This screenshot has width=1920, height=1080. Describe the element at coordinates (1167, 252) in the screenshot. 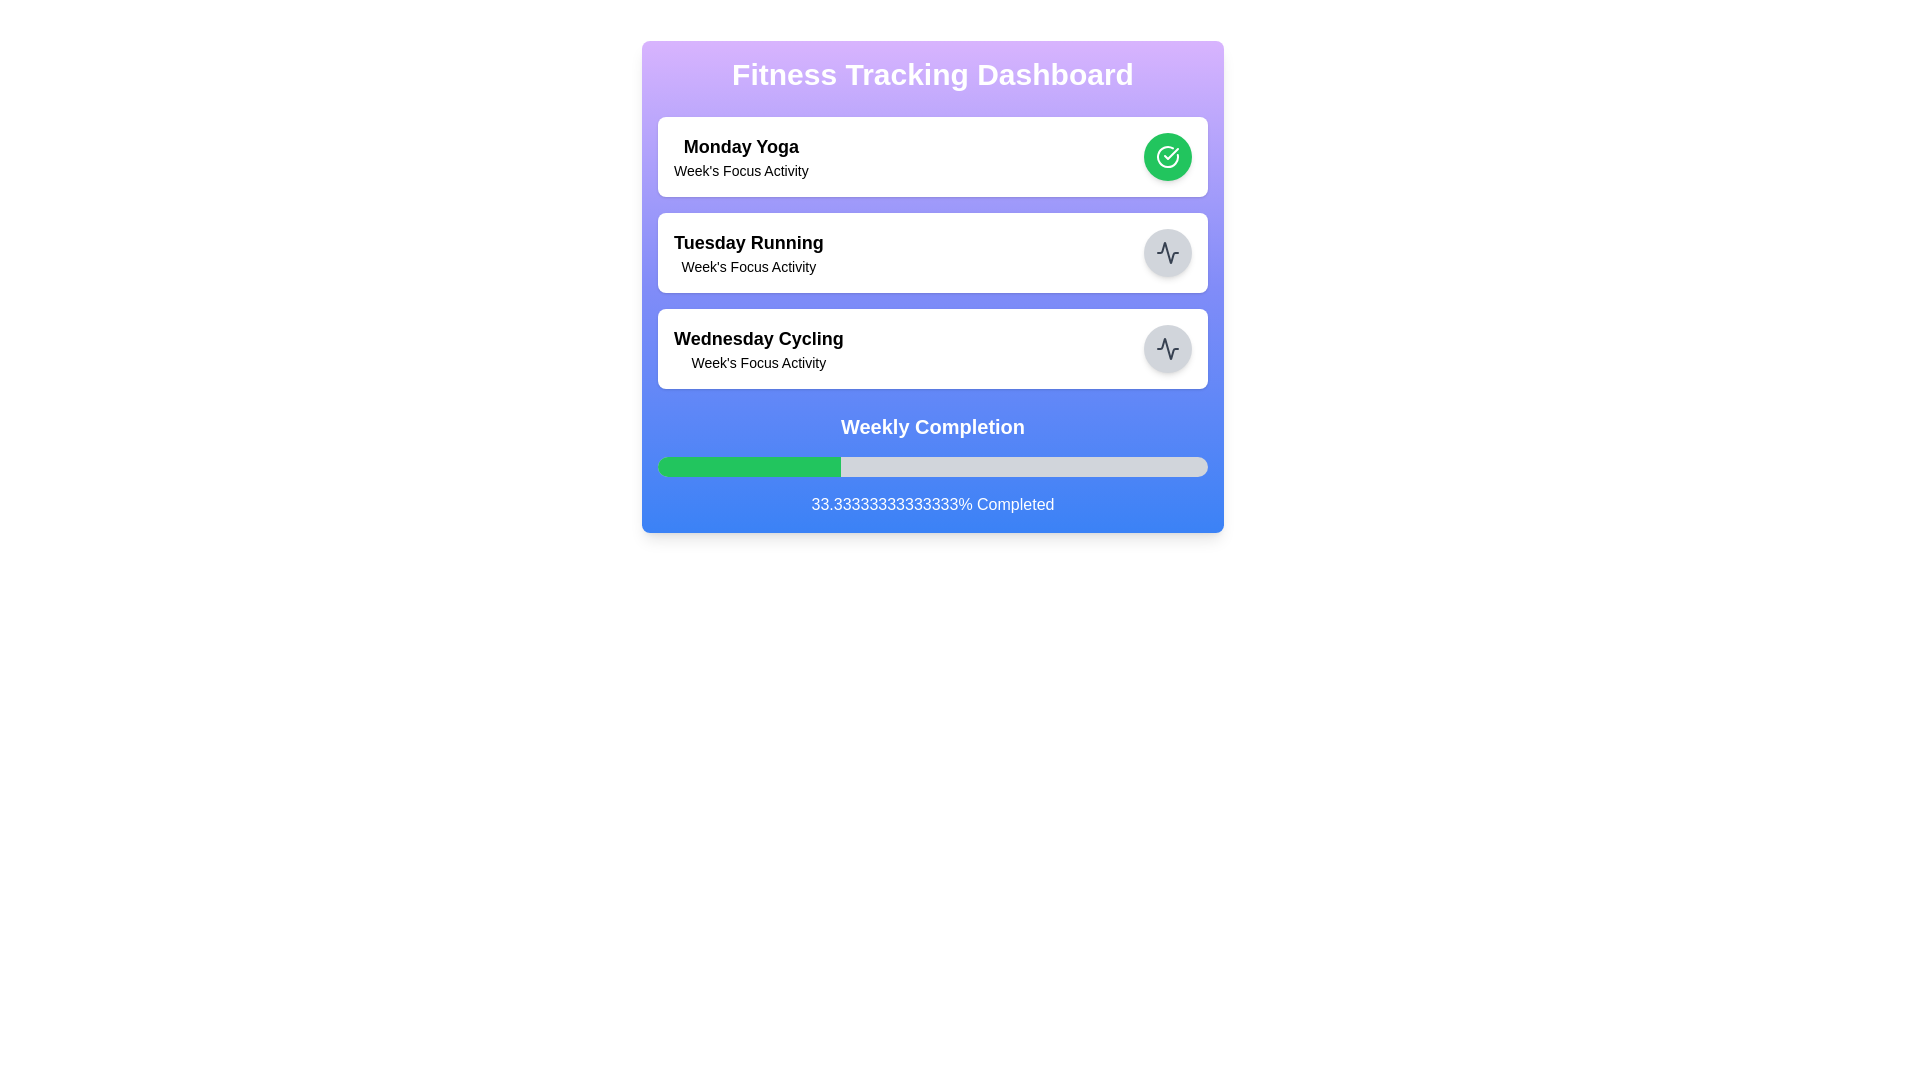

I see `the interactive button located at the right end of the 'Tuesday Running' card` at that location.